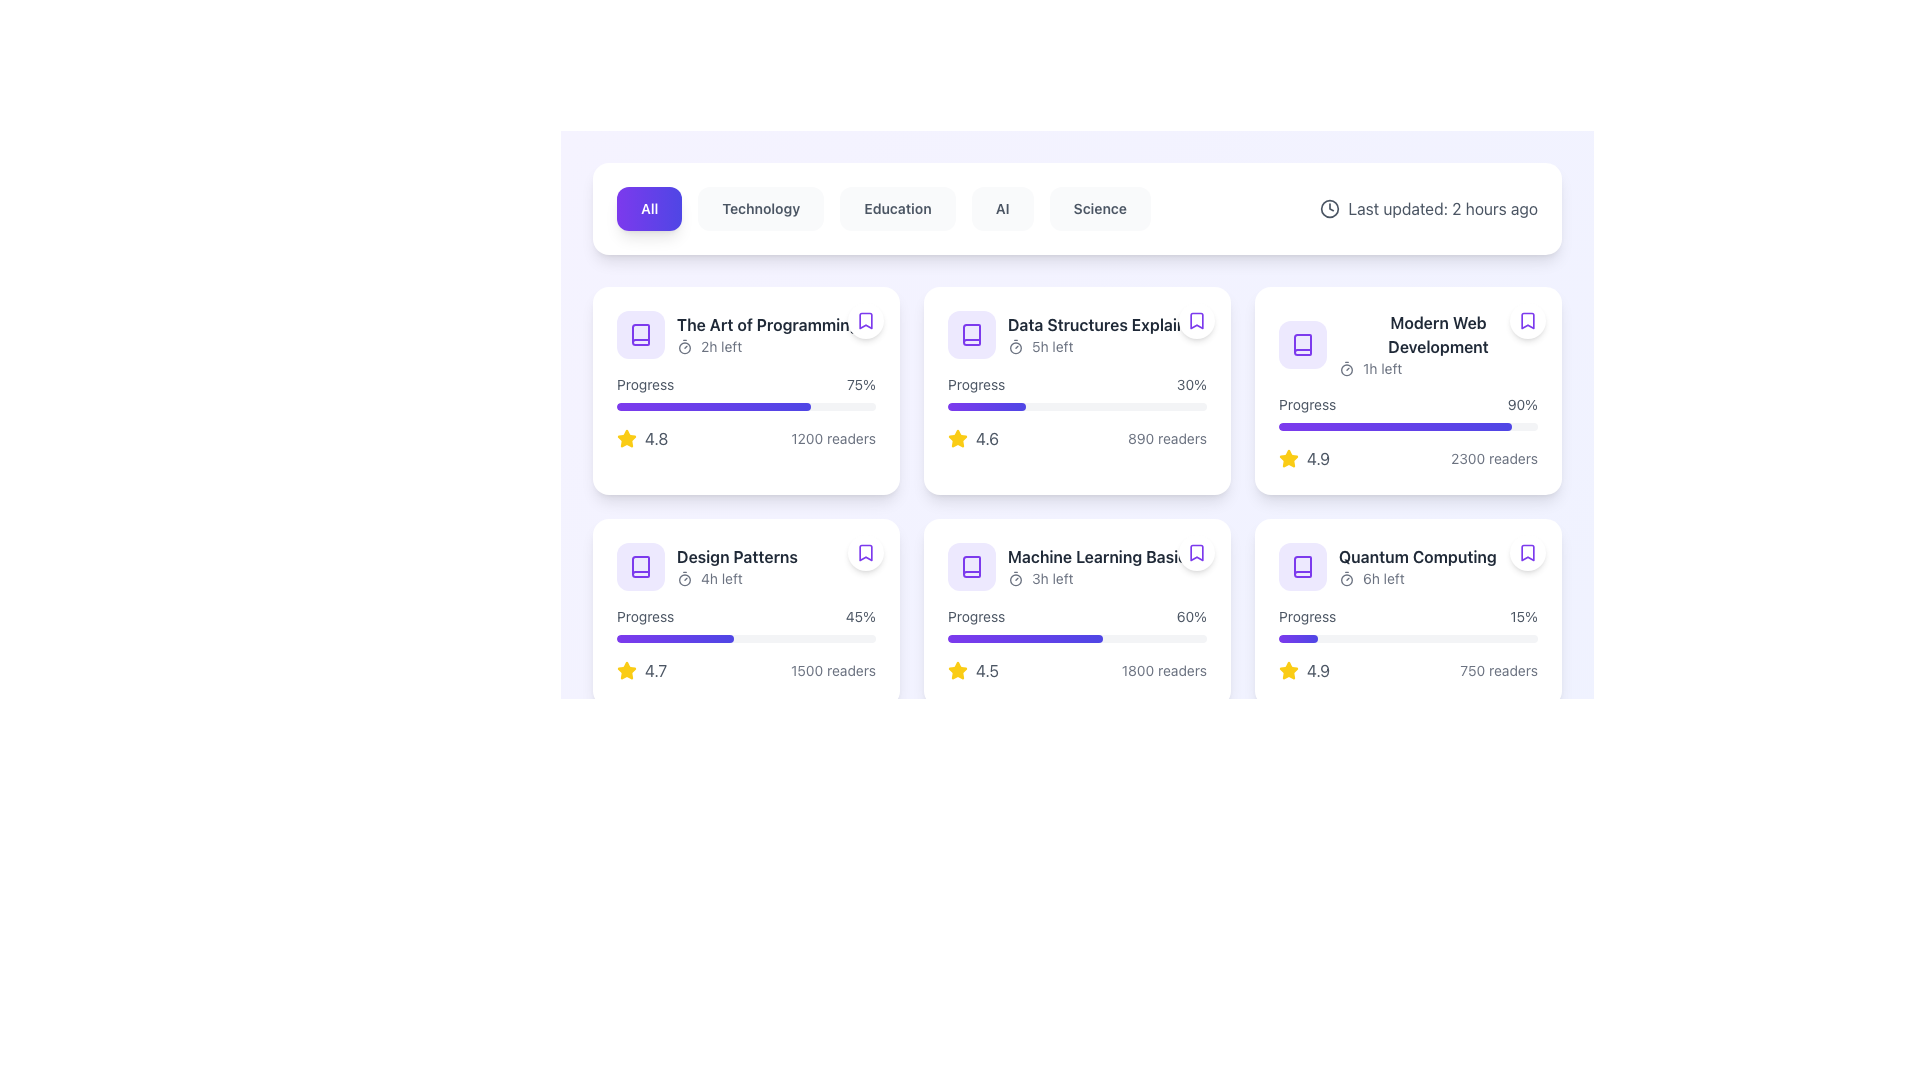 Image resolution: width=1920 pixels, height=1080 pixels. Describe the element at coordinates (1416, 556) in the screenshot. I see `the text label reading 'Quantum Computing' which is styled with a bold font and dark gray color, located in the bottom row, rightmost column of a grid layout` at that location.